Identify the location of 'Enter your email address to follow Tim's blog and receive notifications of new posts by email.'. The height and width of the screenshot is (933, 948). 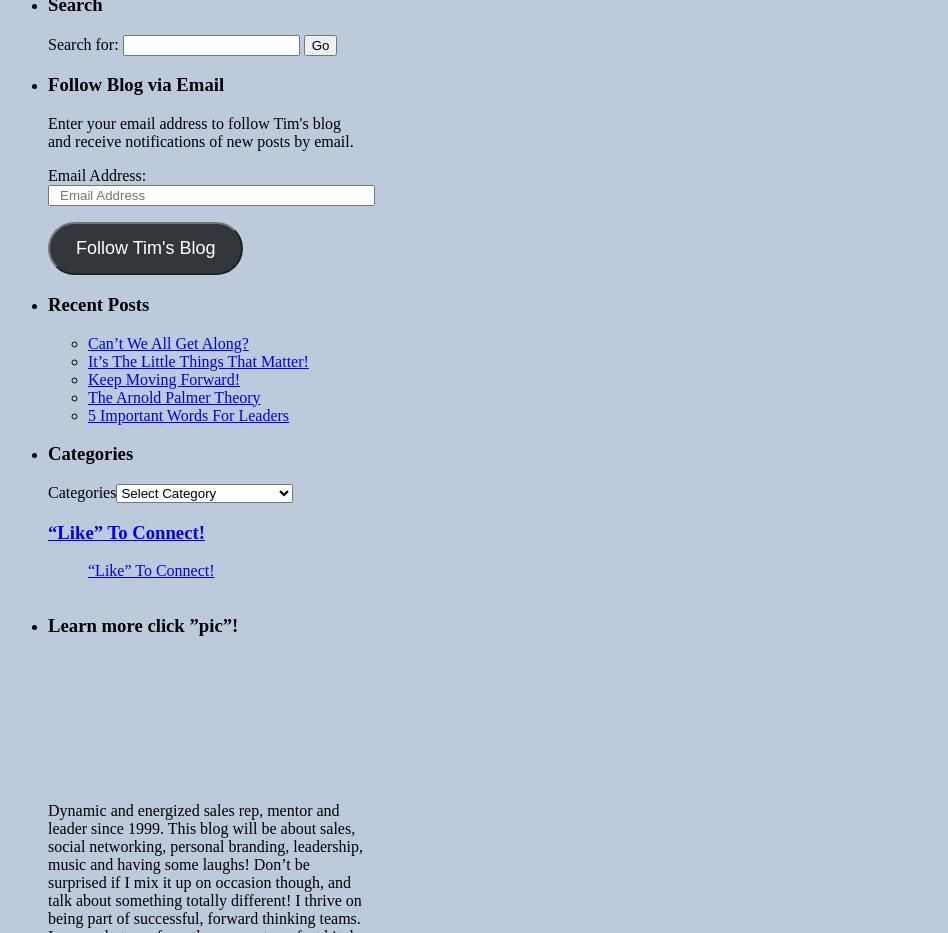
(47, 131).